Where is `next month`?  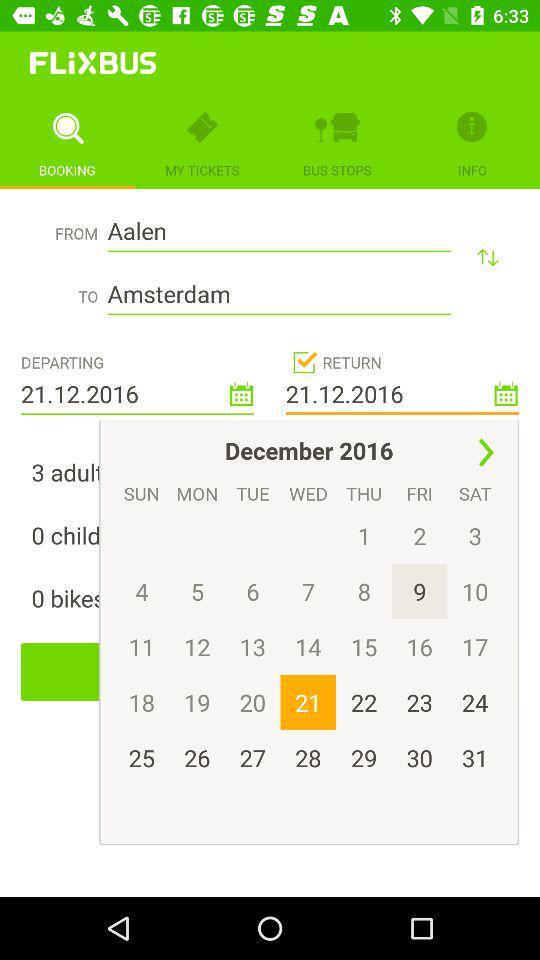 next month is located at coordinates (485, 453).